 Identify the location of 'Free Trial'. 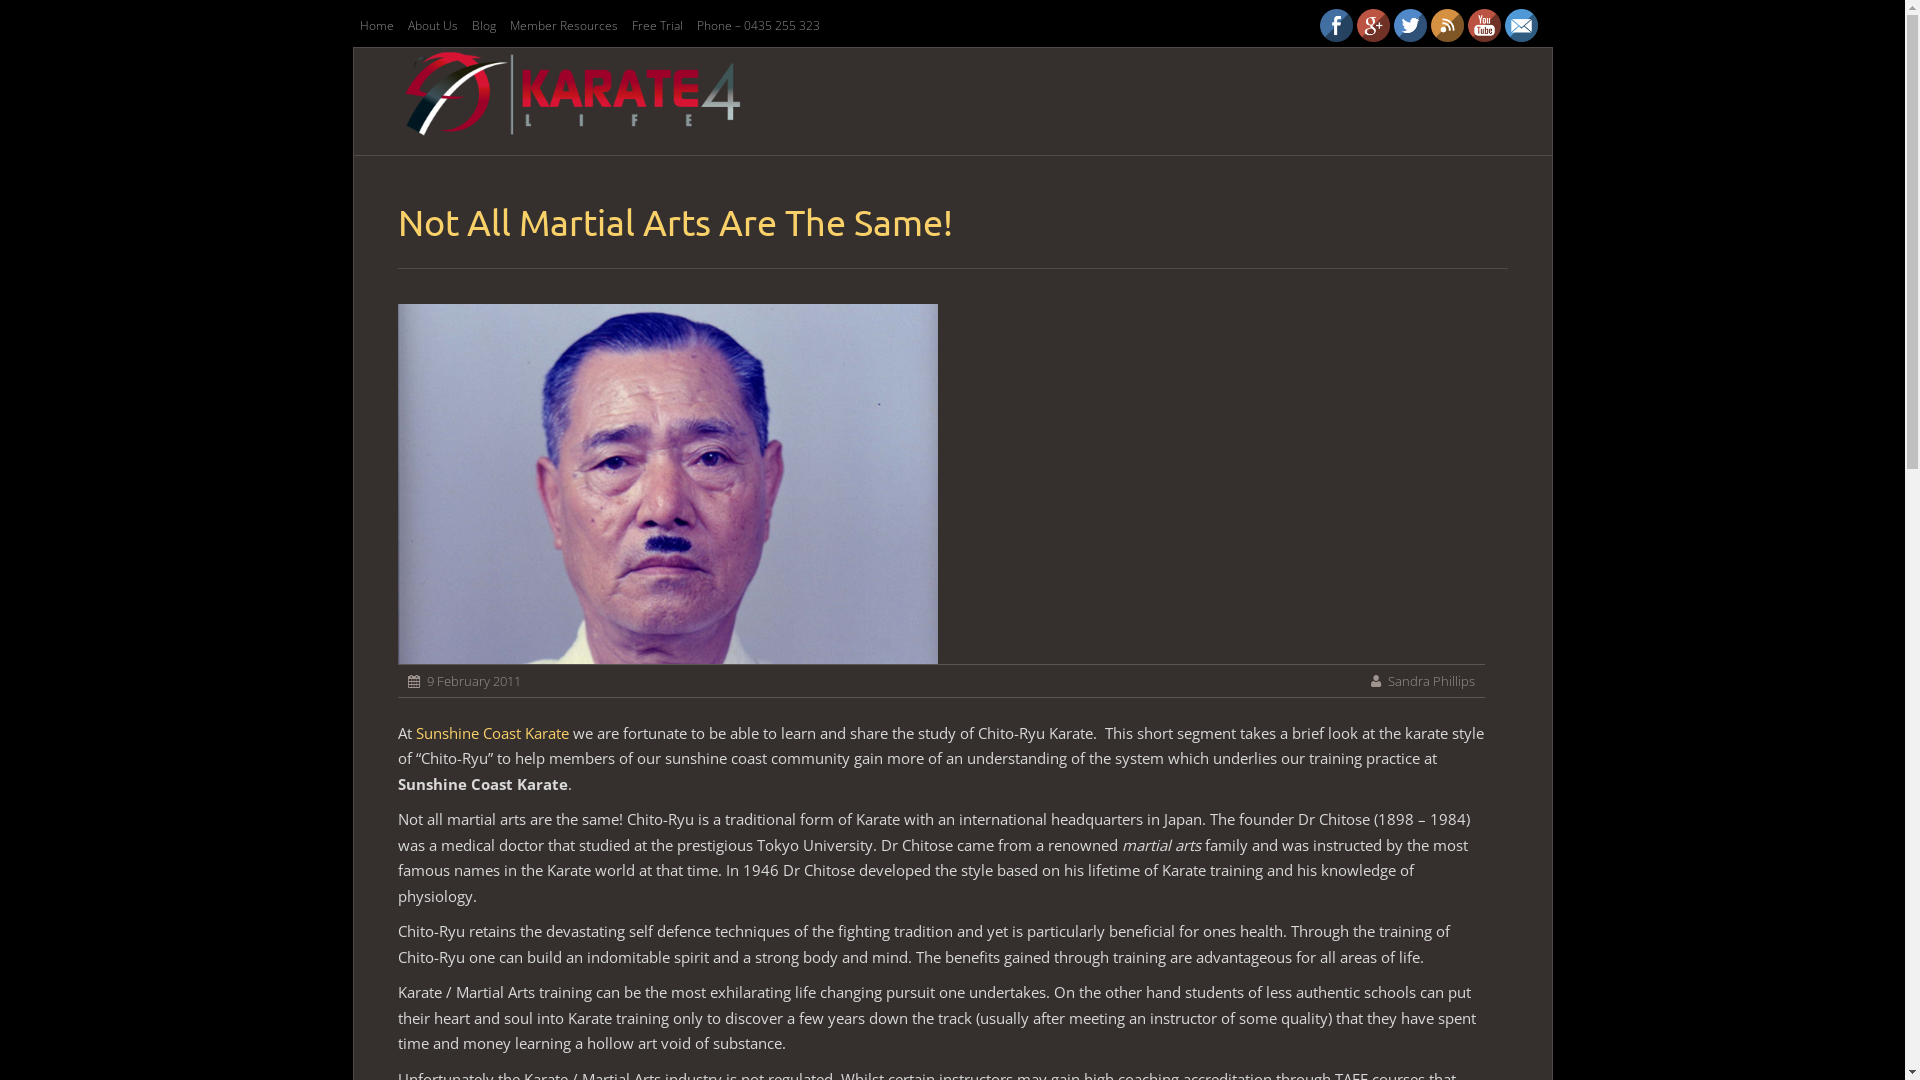
(656, 25).